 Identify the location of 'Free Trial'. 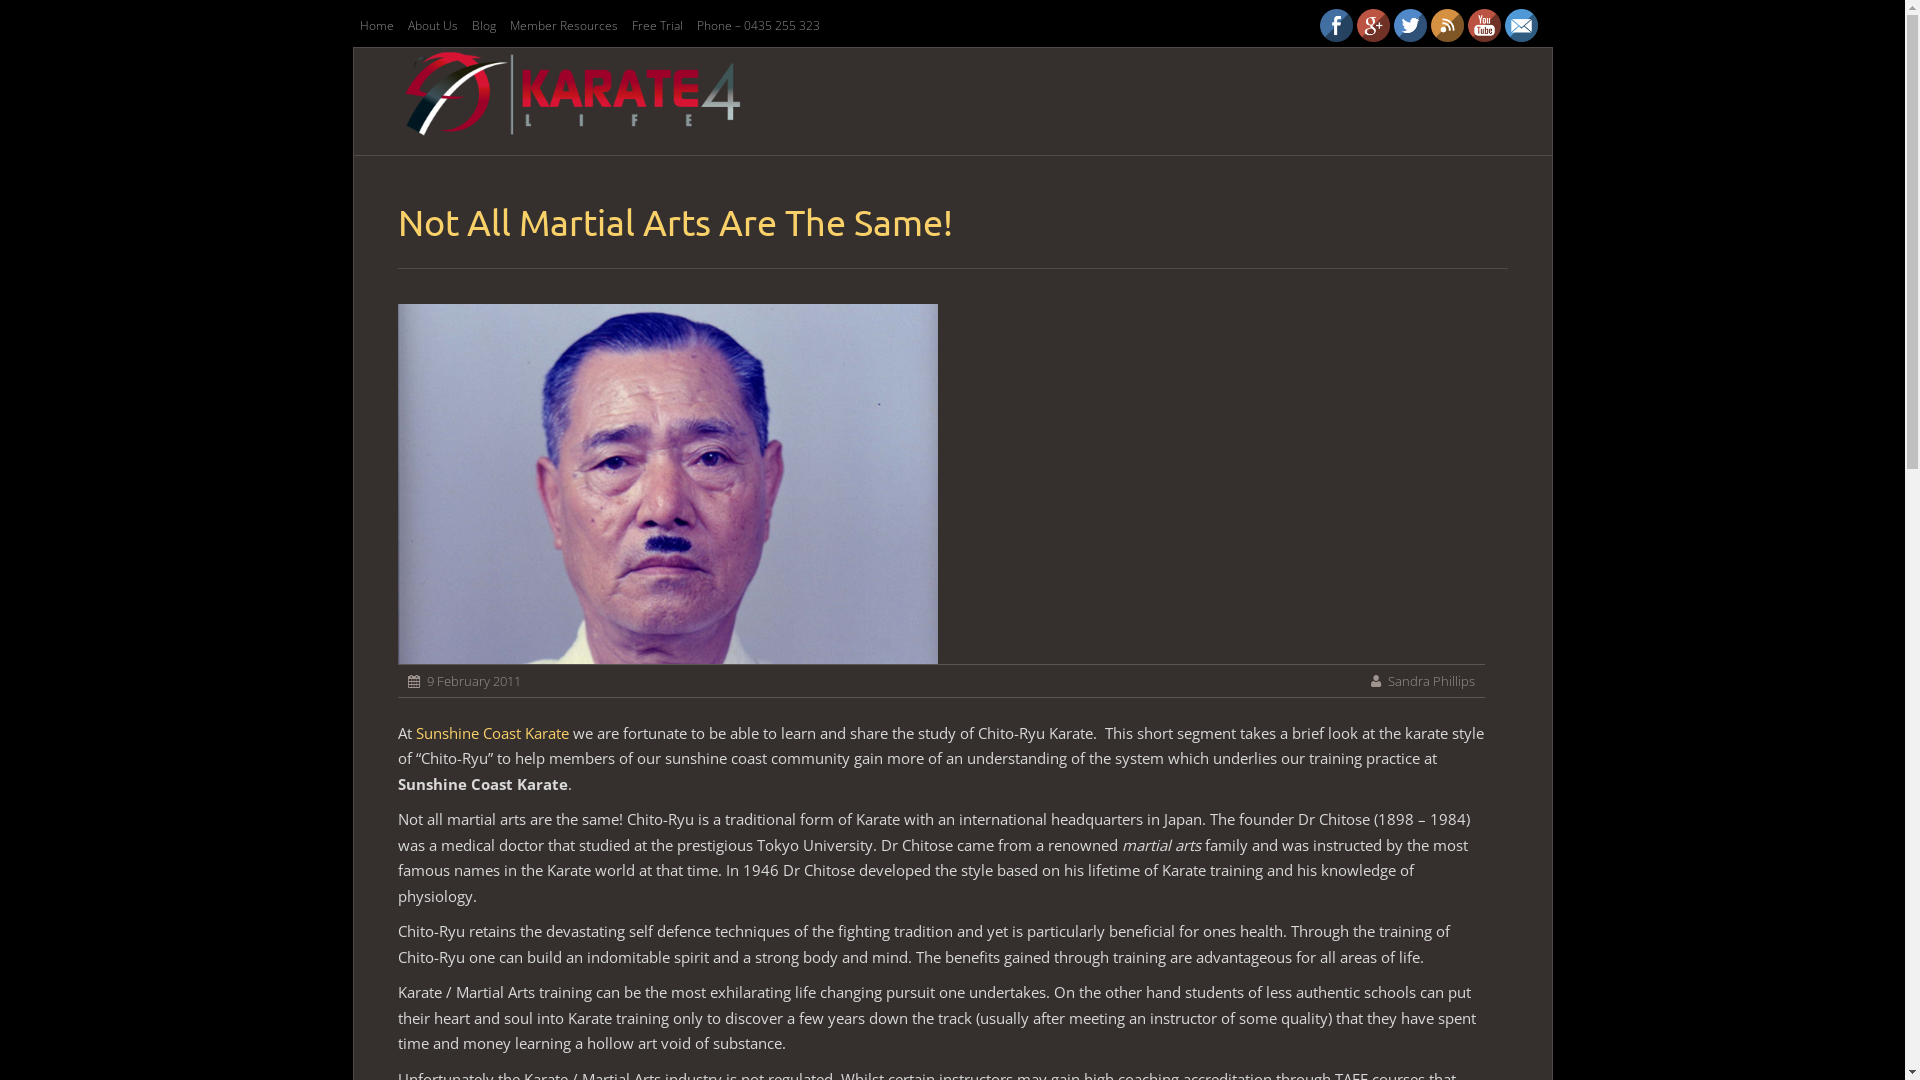
(656, 25).